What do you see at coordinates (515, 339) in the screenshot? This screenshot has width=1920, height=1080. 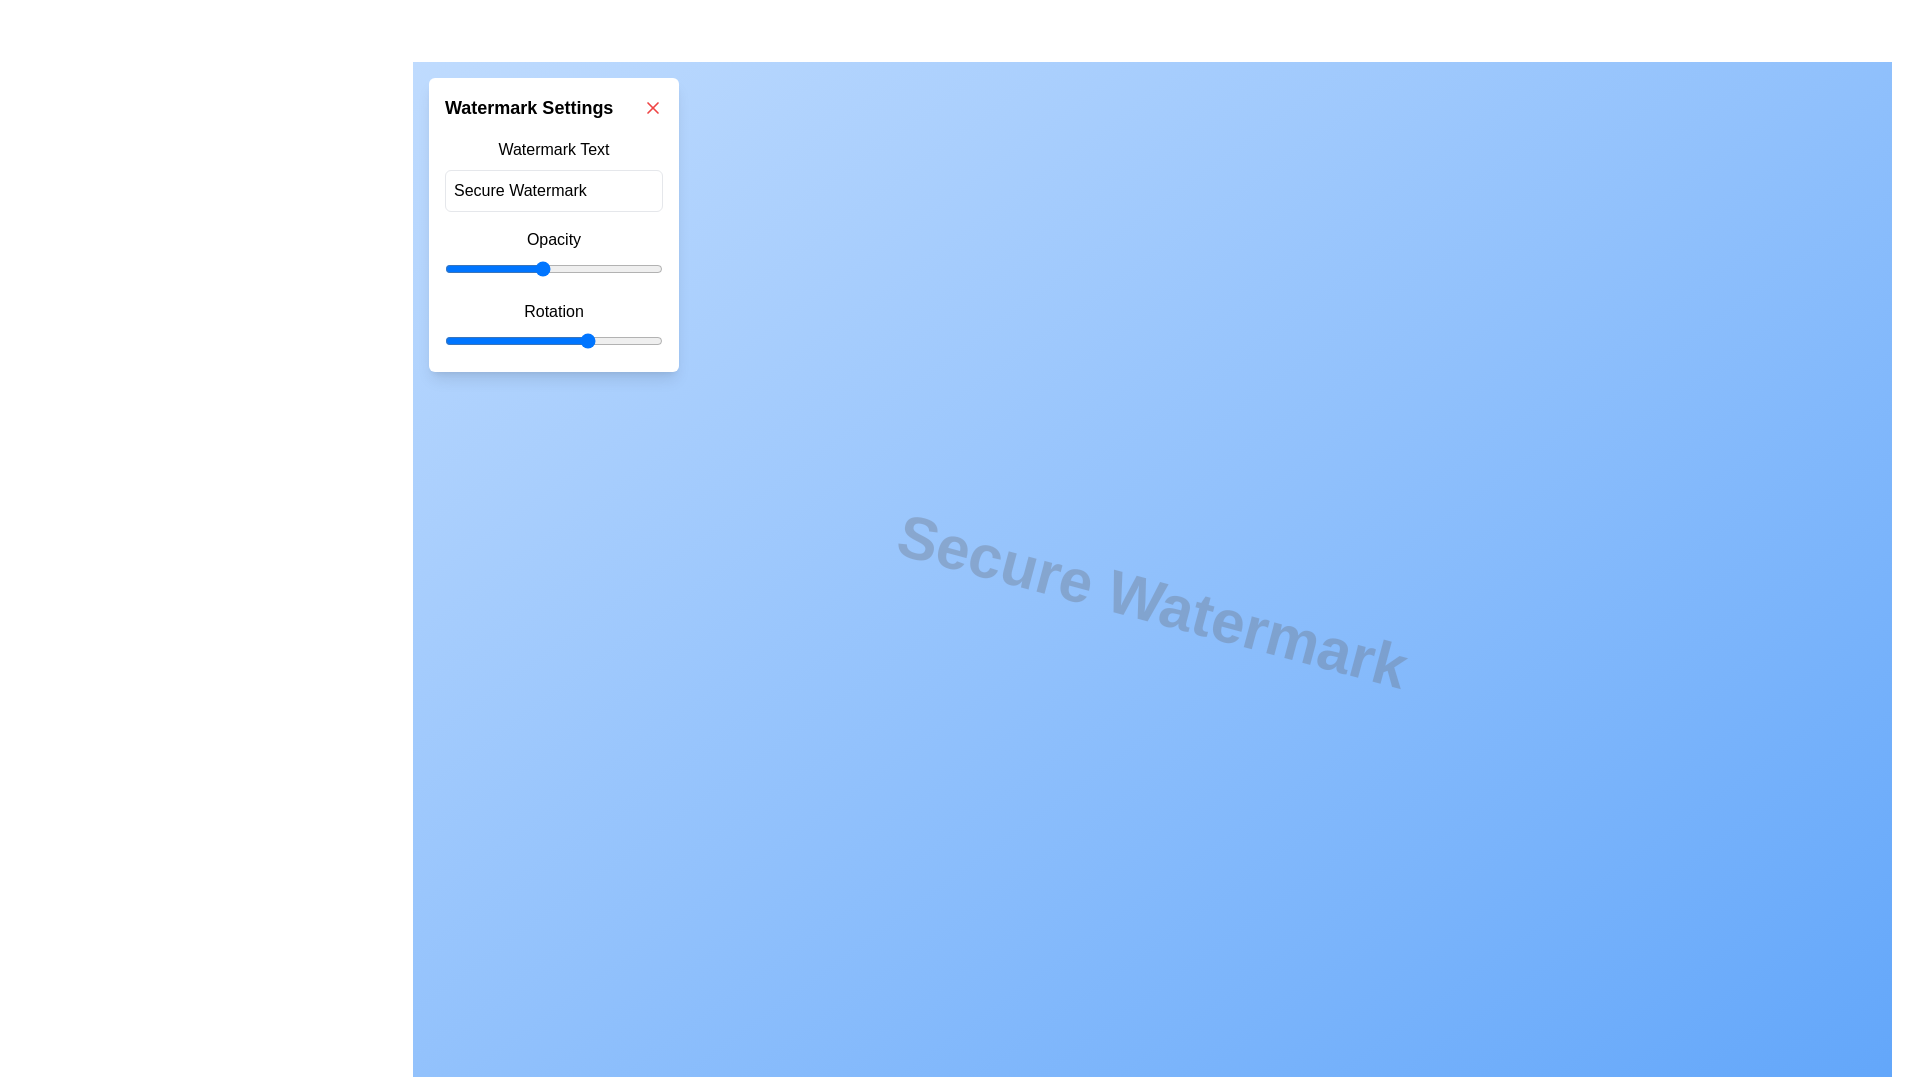 I see `the rotation` at bounding box center [515, 339].